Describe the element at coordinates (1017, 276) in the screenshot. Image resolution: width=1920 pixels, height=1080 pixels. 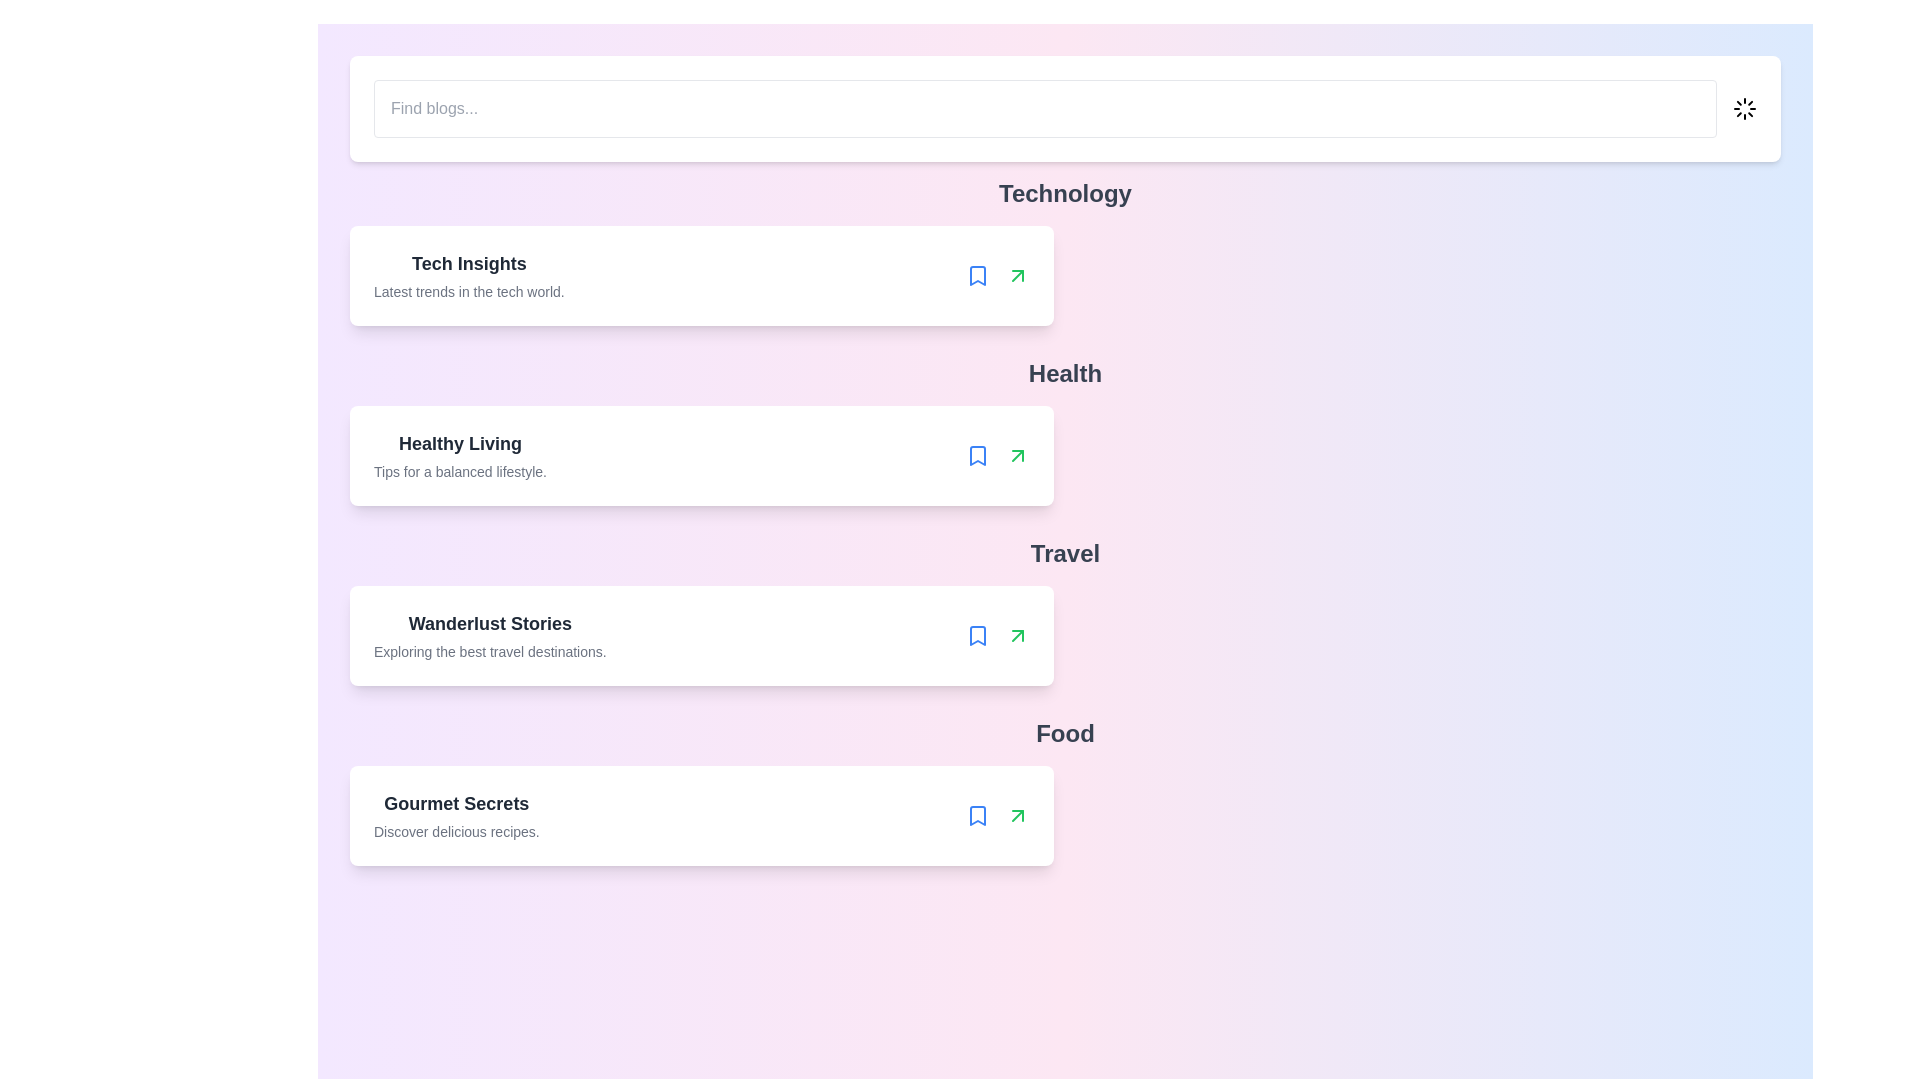
I see `the green arrow icon in the Technology section, located at the rightmost side of the card, for visual feedback` at that location.